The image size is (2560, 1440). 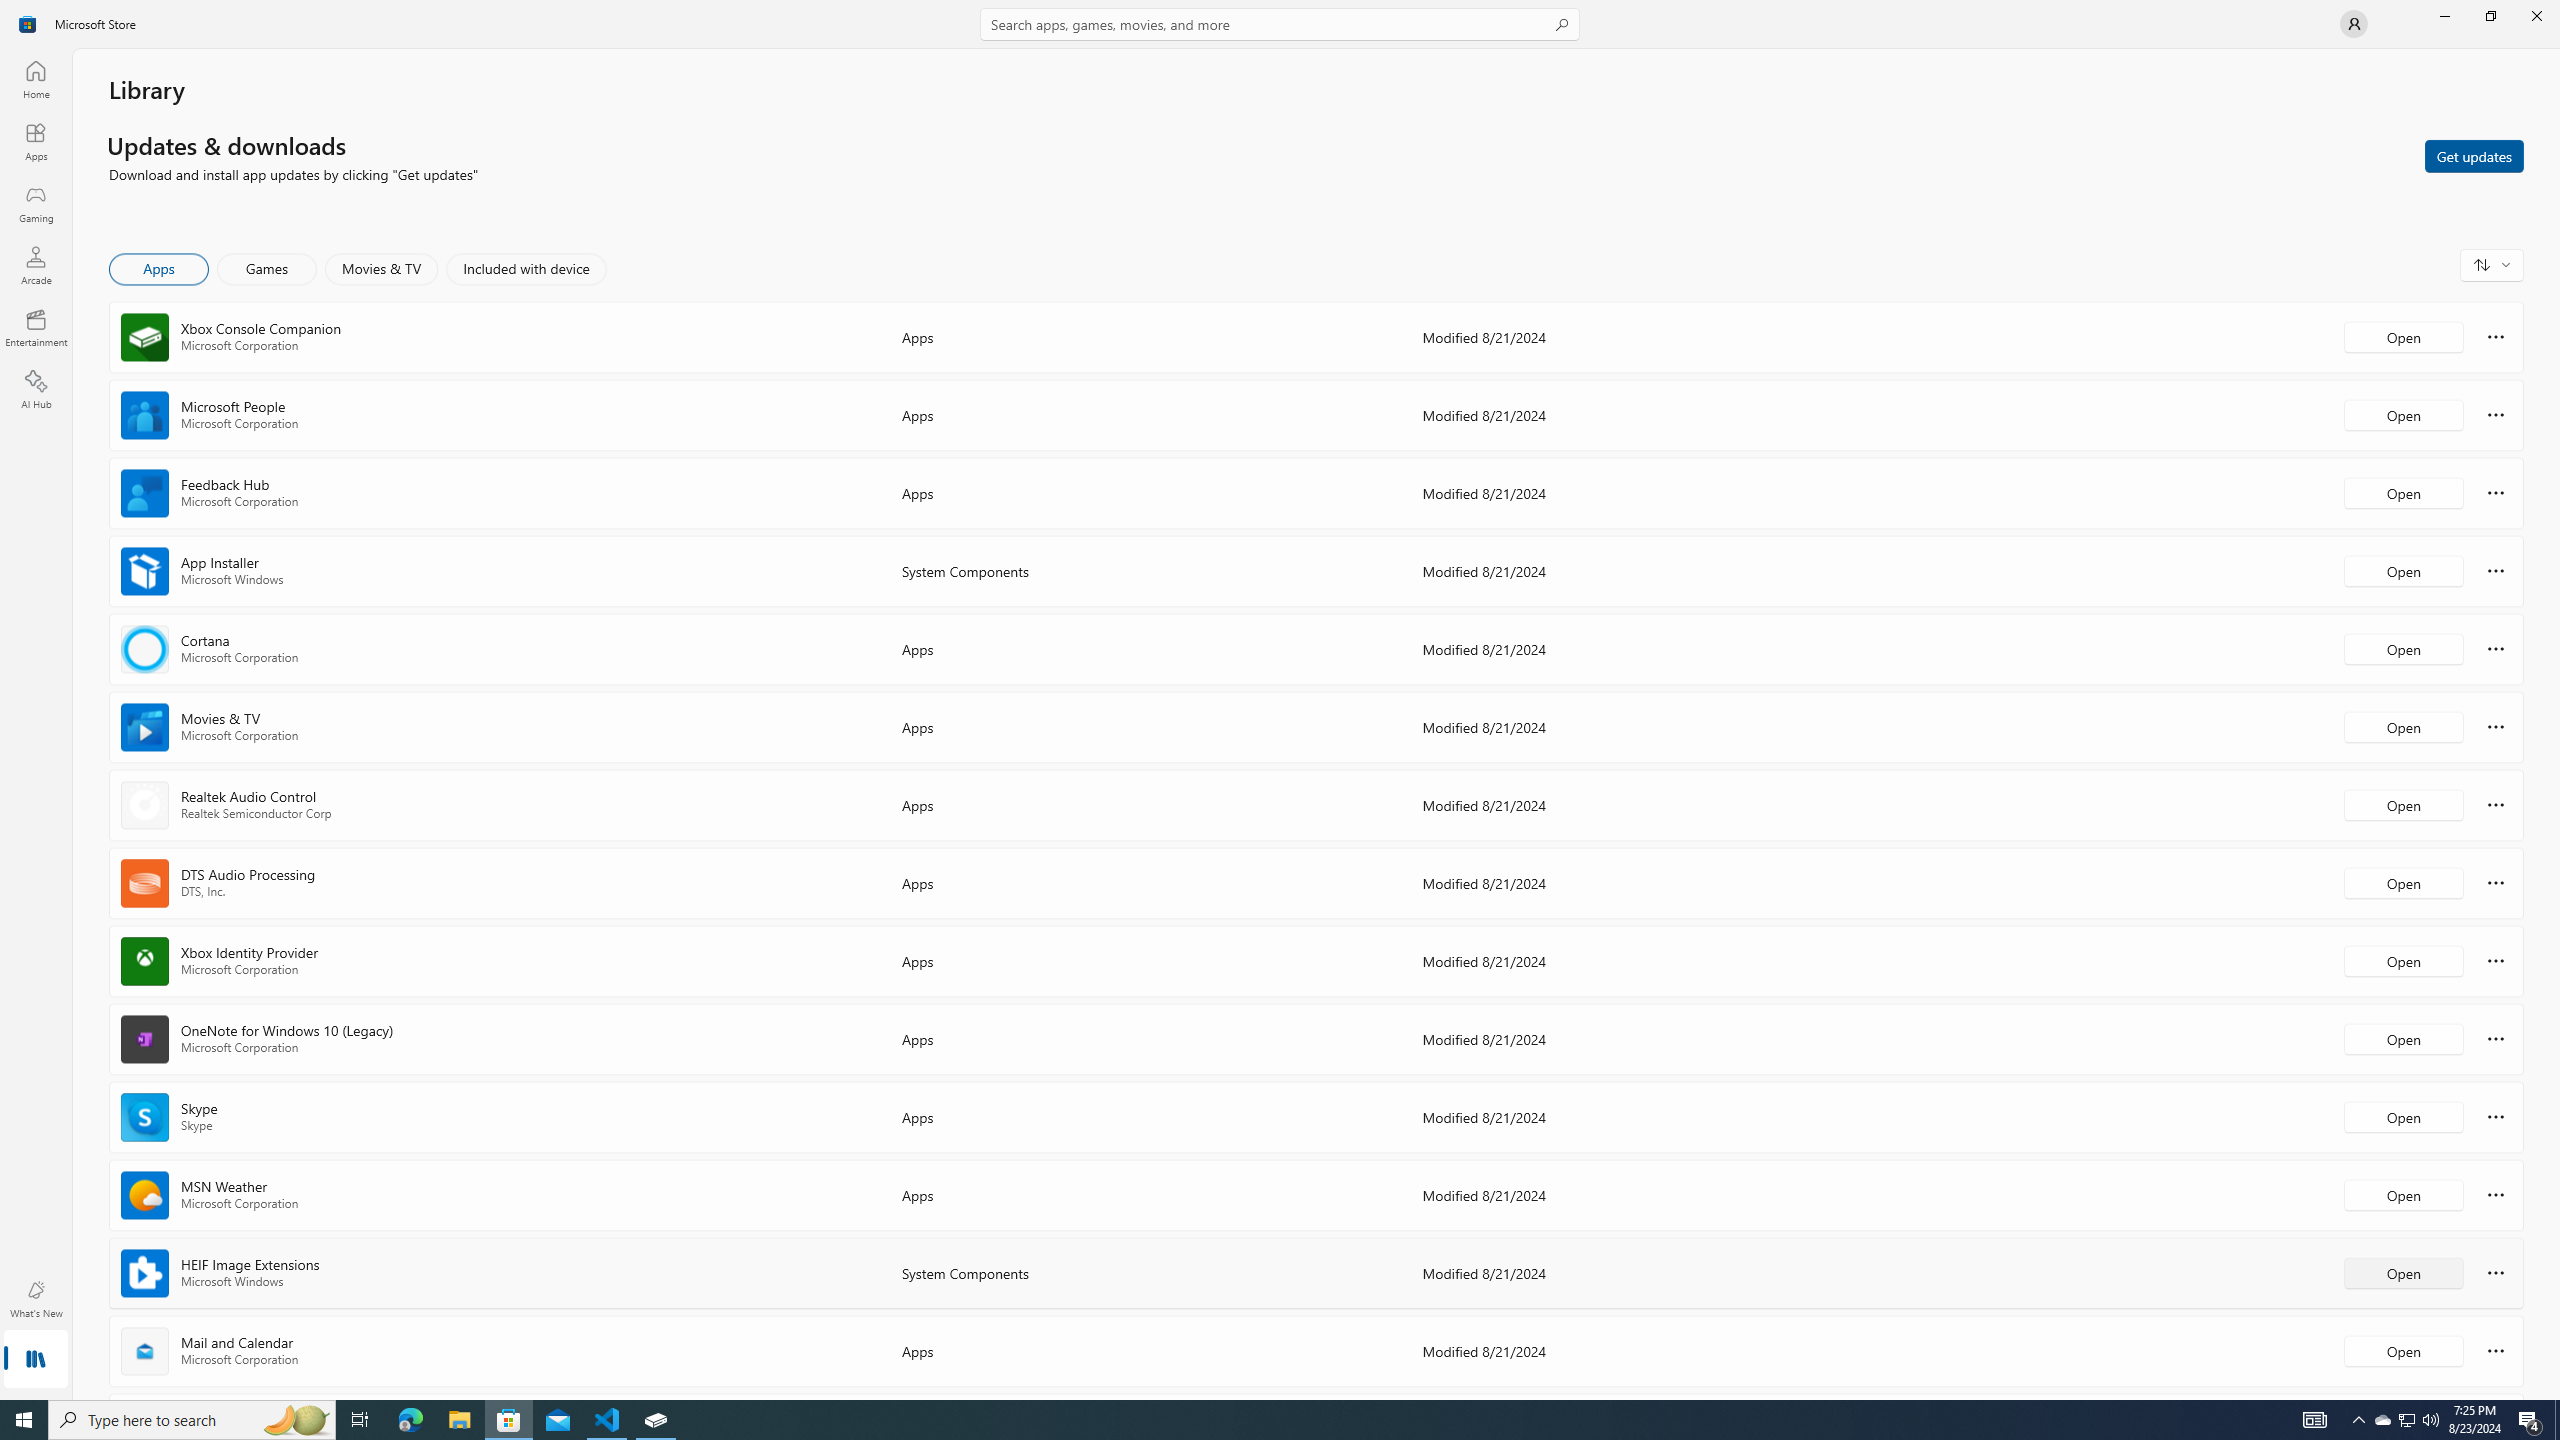 I want to click on 'Arcade', so click(x=34, y=264).